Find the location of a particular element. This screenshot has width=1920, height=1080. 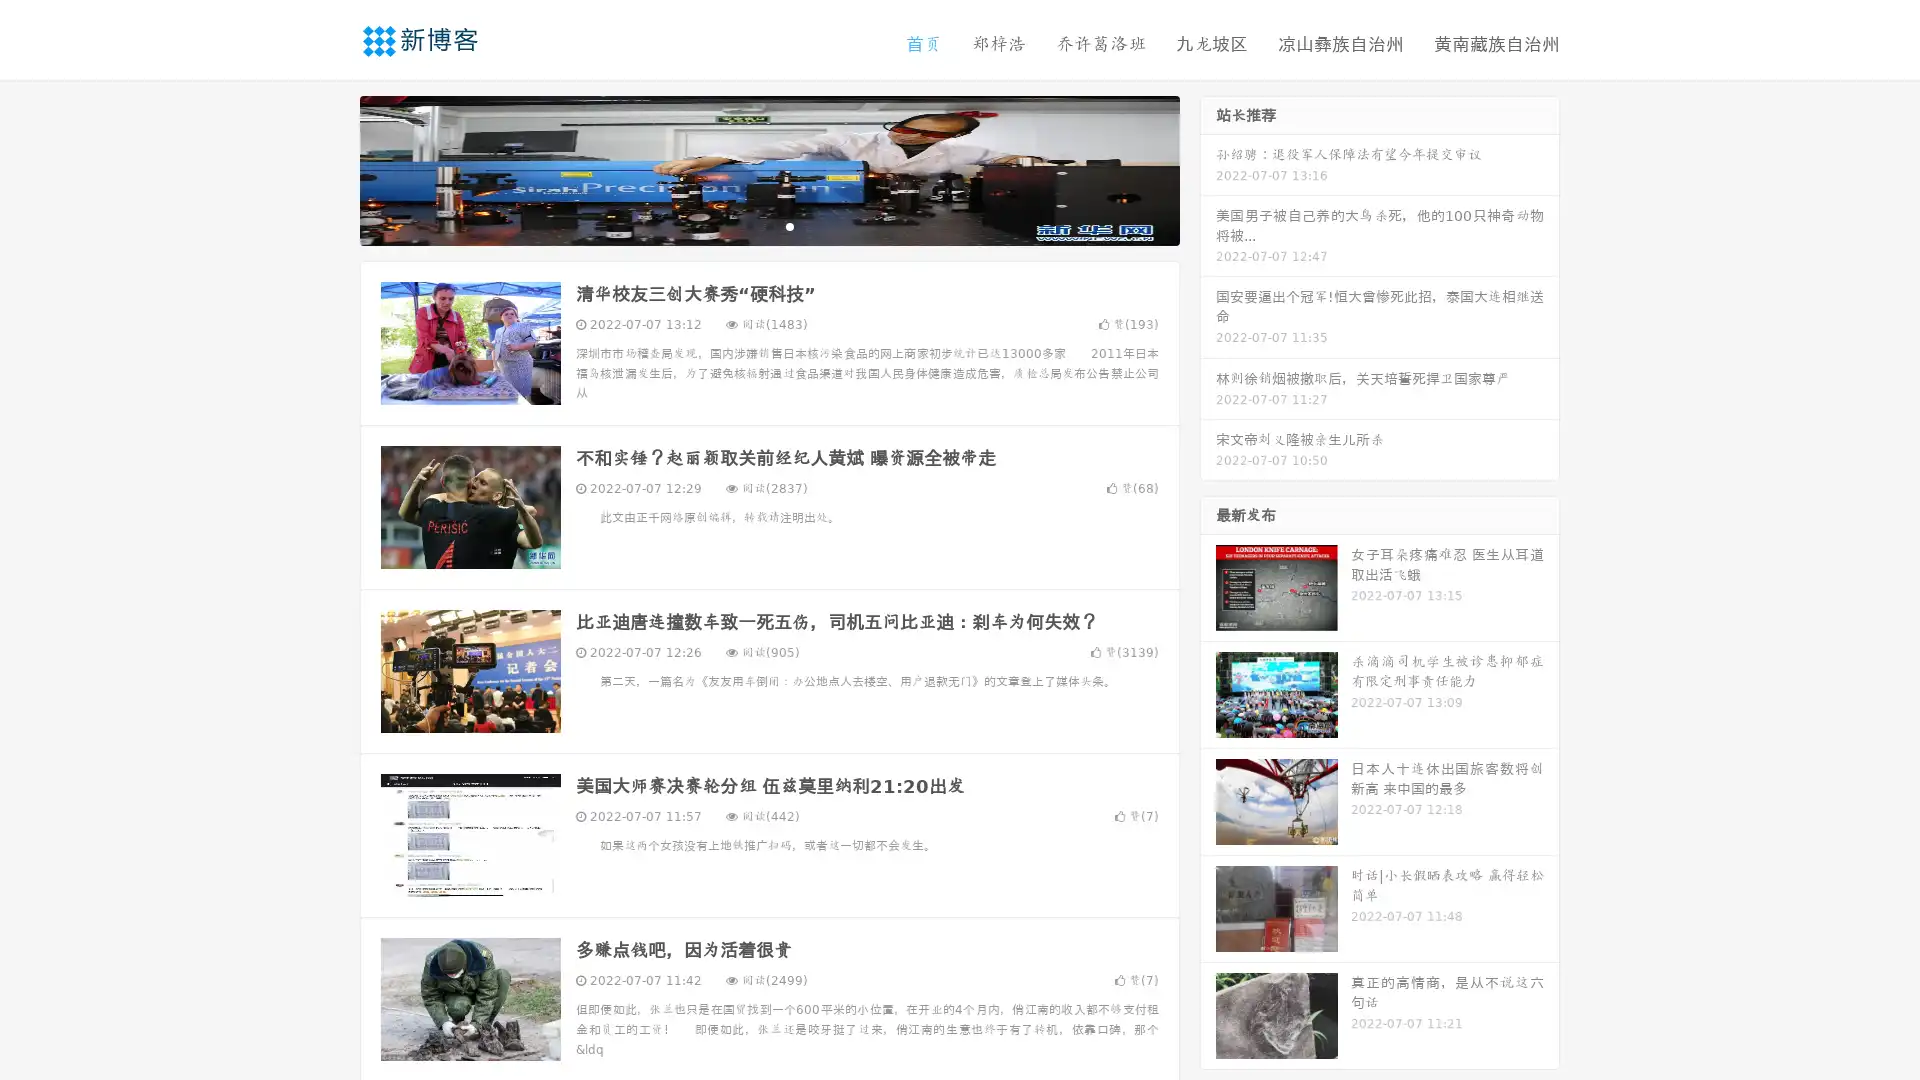

Go to slide 1 is located at coordinates (748, 225).